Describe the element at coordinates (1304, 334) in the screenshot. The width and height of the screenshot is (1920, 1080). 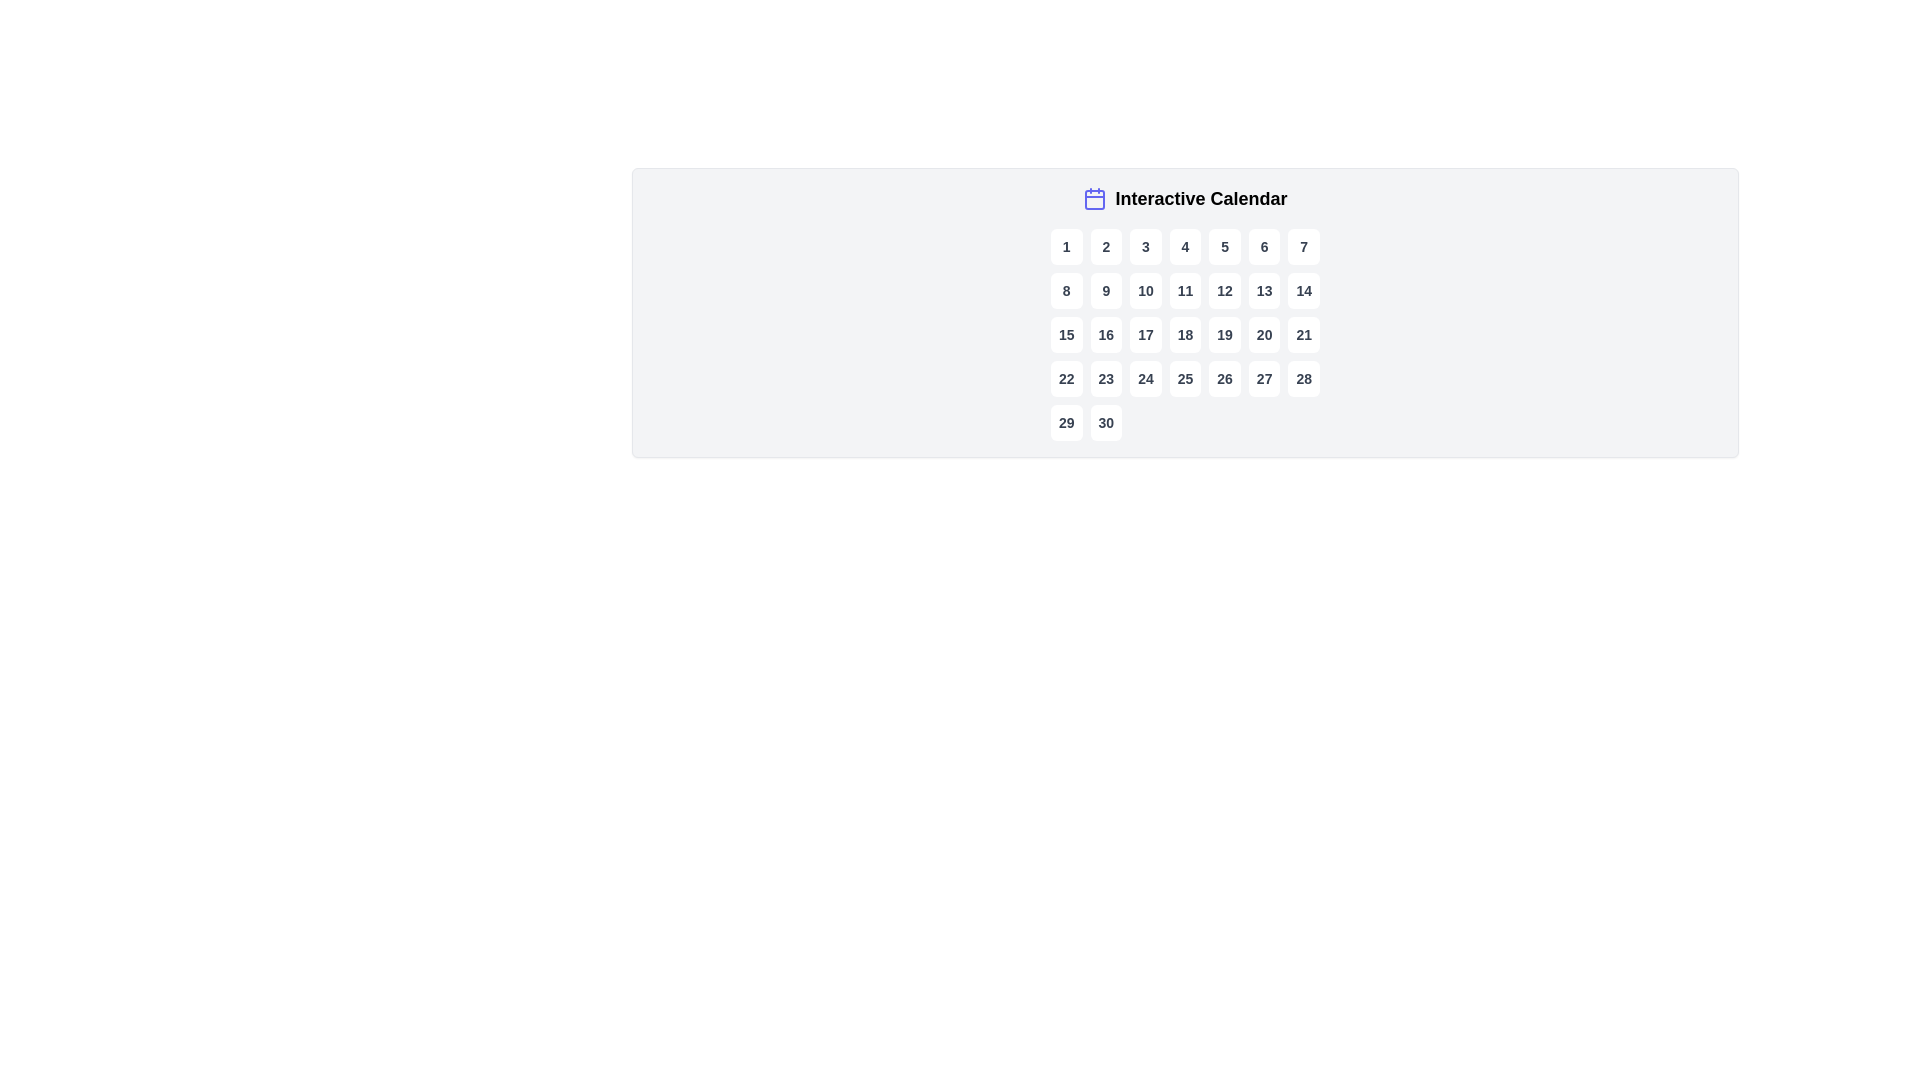
I see `the button labeled '21'` at that location.